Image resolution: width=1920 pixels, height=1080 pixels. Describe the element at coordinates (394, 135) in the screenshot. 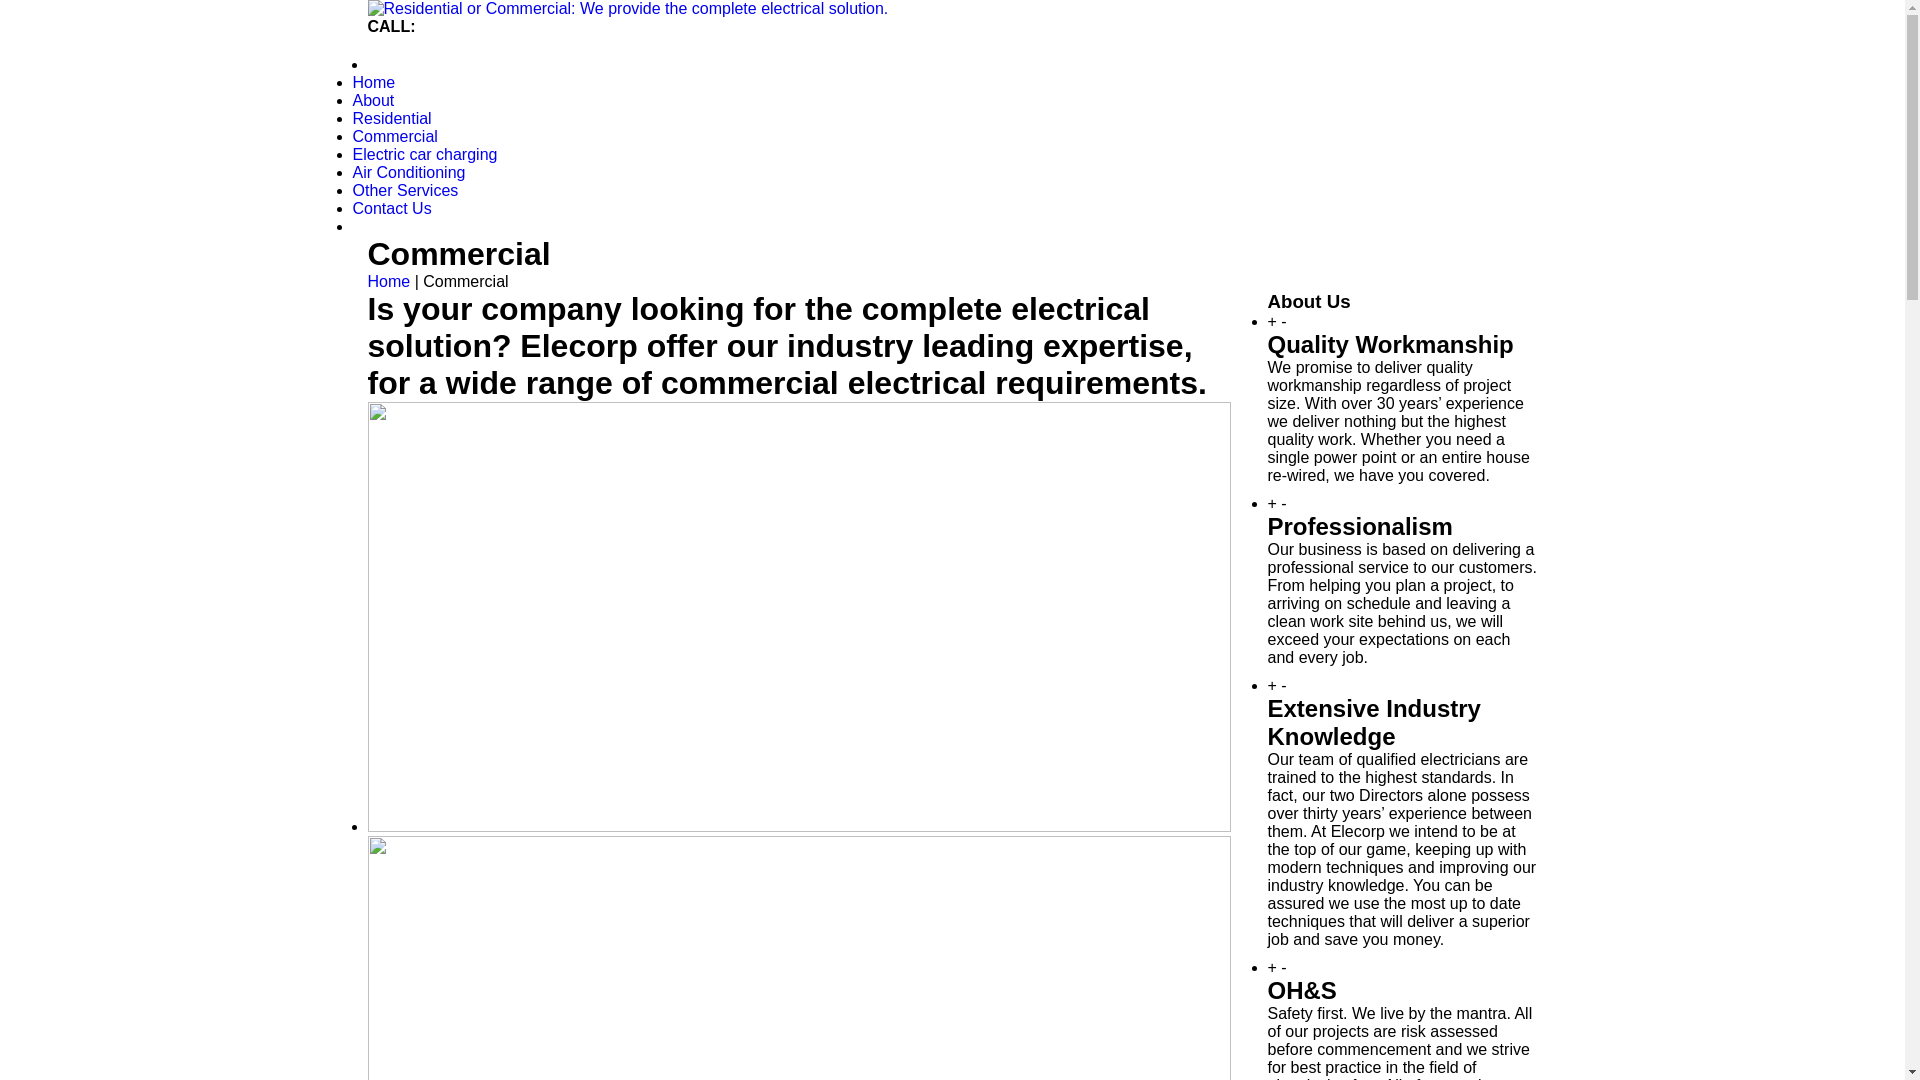

I see `'Commercial'` at that location.